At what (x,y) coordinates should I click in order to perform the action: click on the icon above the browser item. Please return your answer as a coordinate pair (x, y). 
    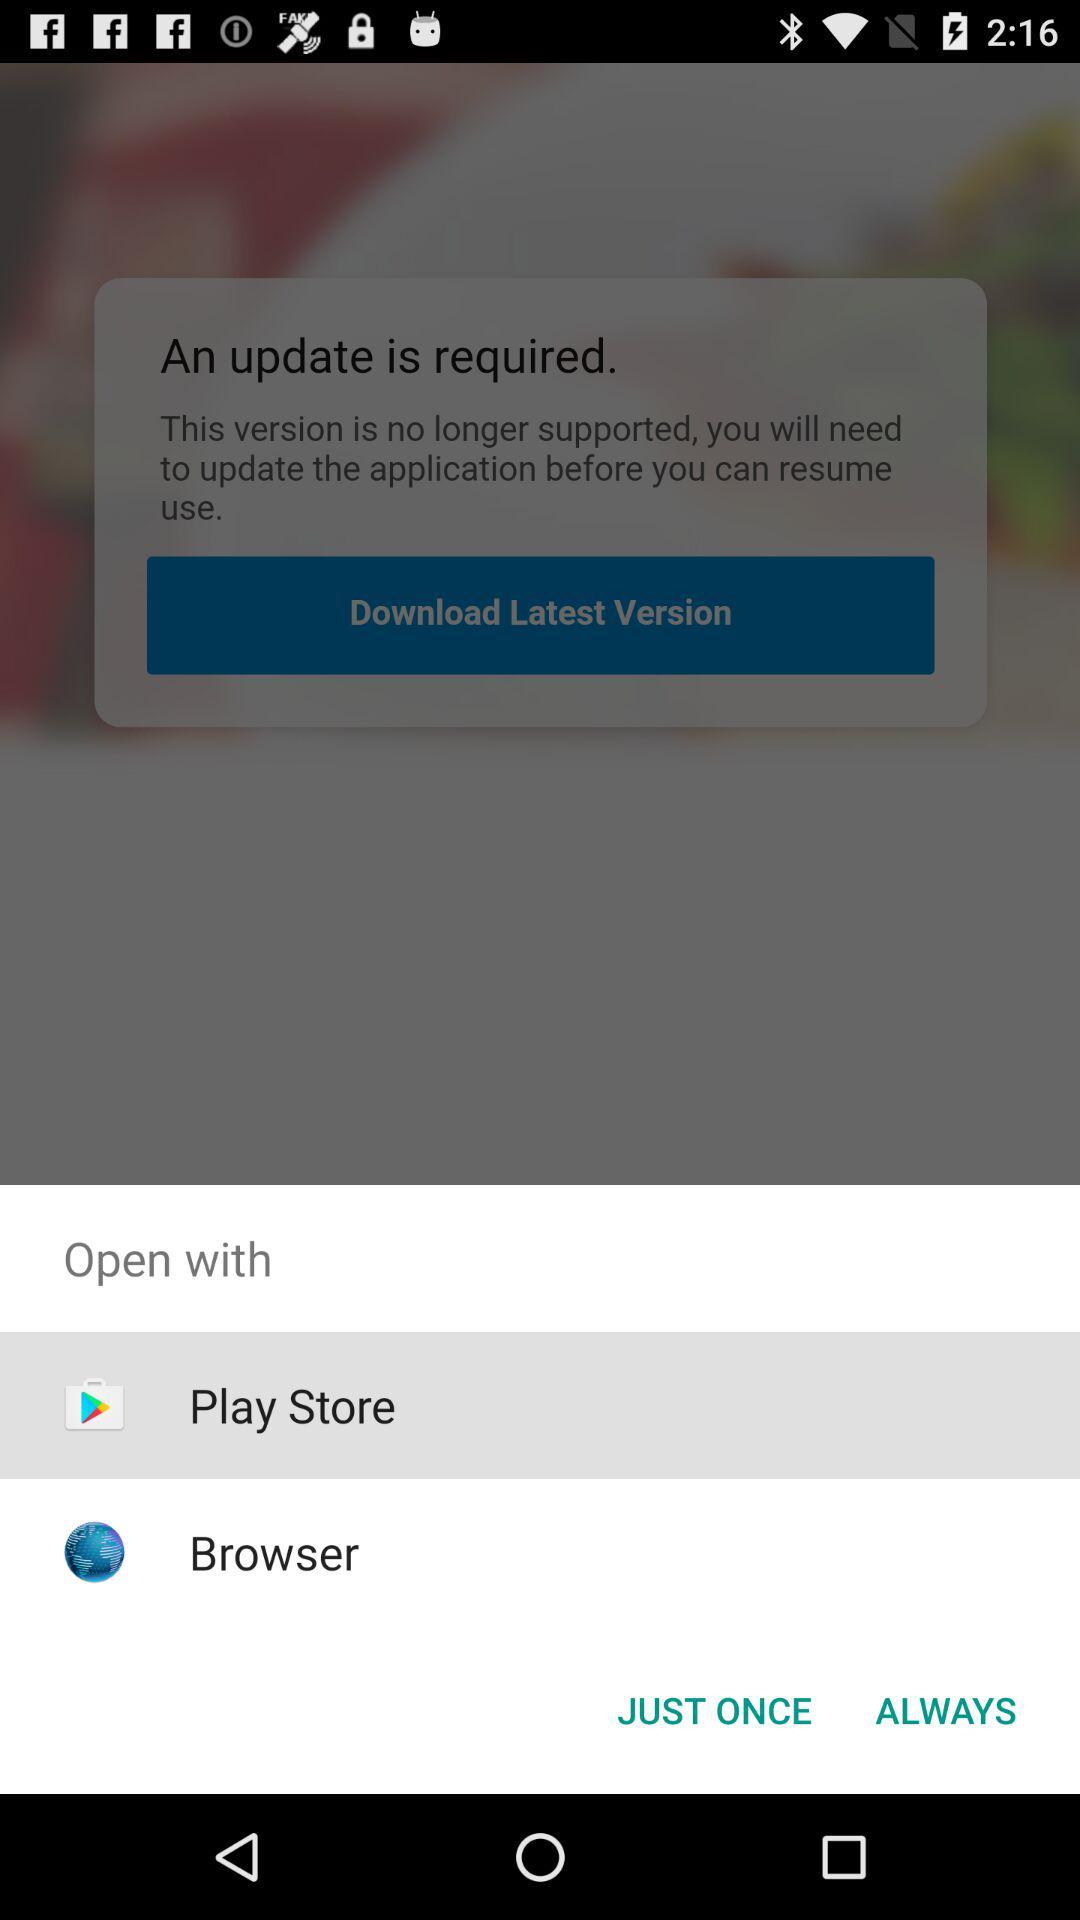
    Looking at the image, I should click on (292, 1404).